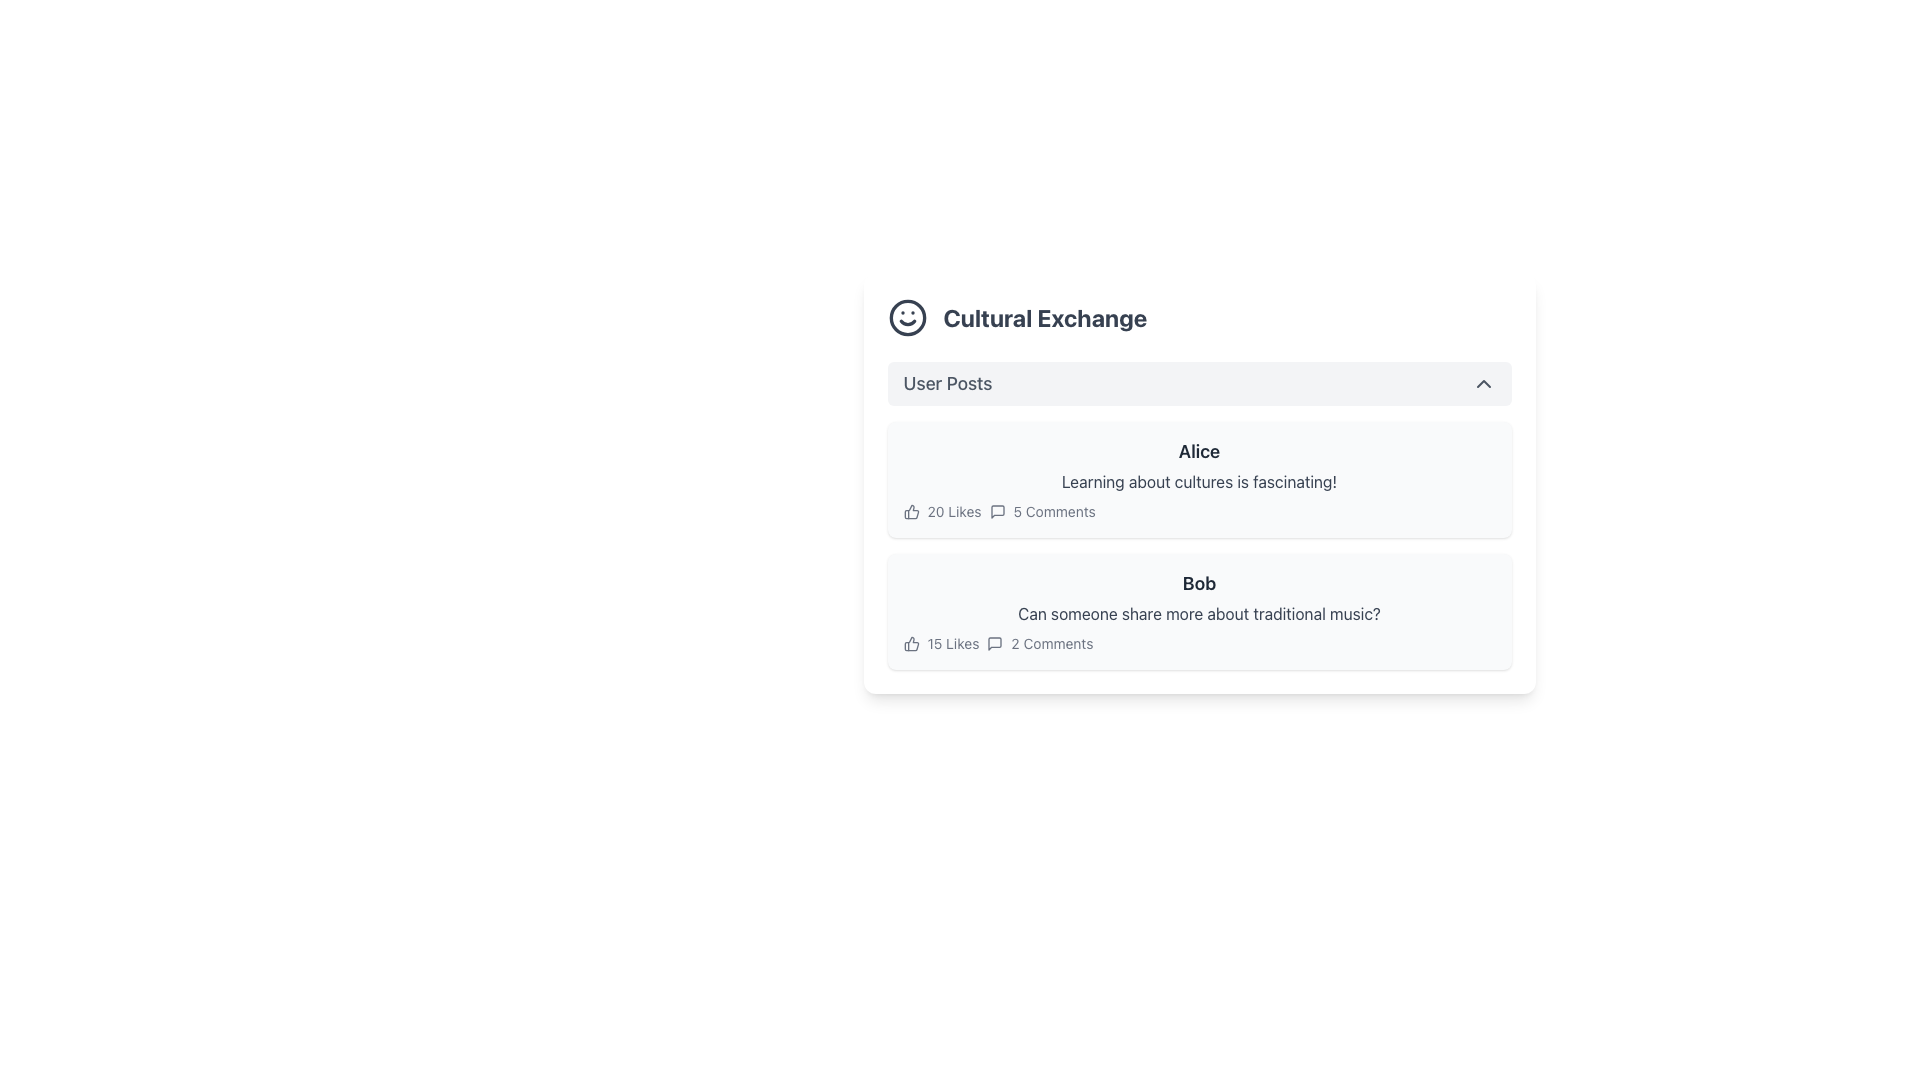 The height and width of the screenshot is (1080, 1920). Describe the element at coordinates (1199, 451) in the screenshot. I see `displayed name 'Alice' from the text label located at the top of the first post in the list` at that location.